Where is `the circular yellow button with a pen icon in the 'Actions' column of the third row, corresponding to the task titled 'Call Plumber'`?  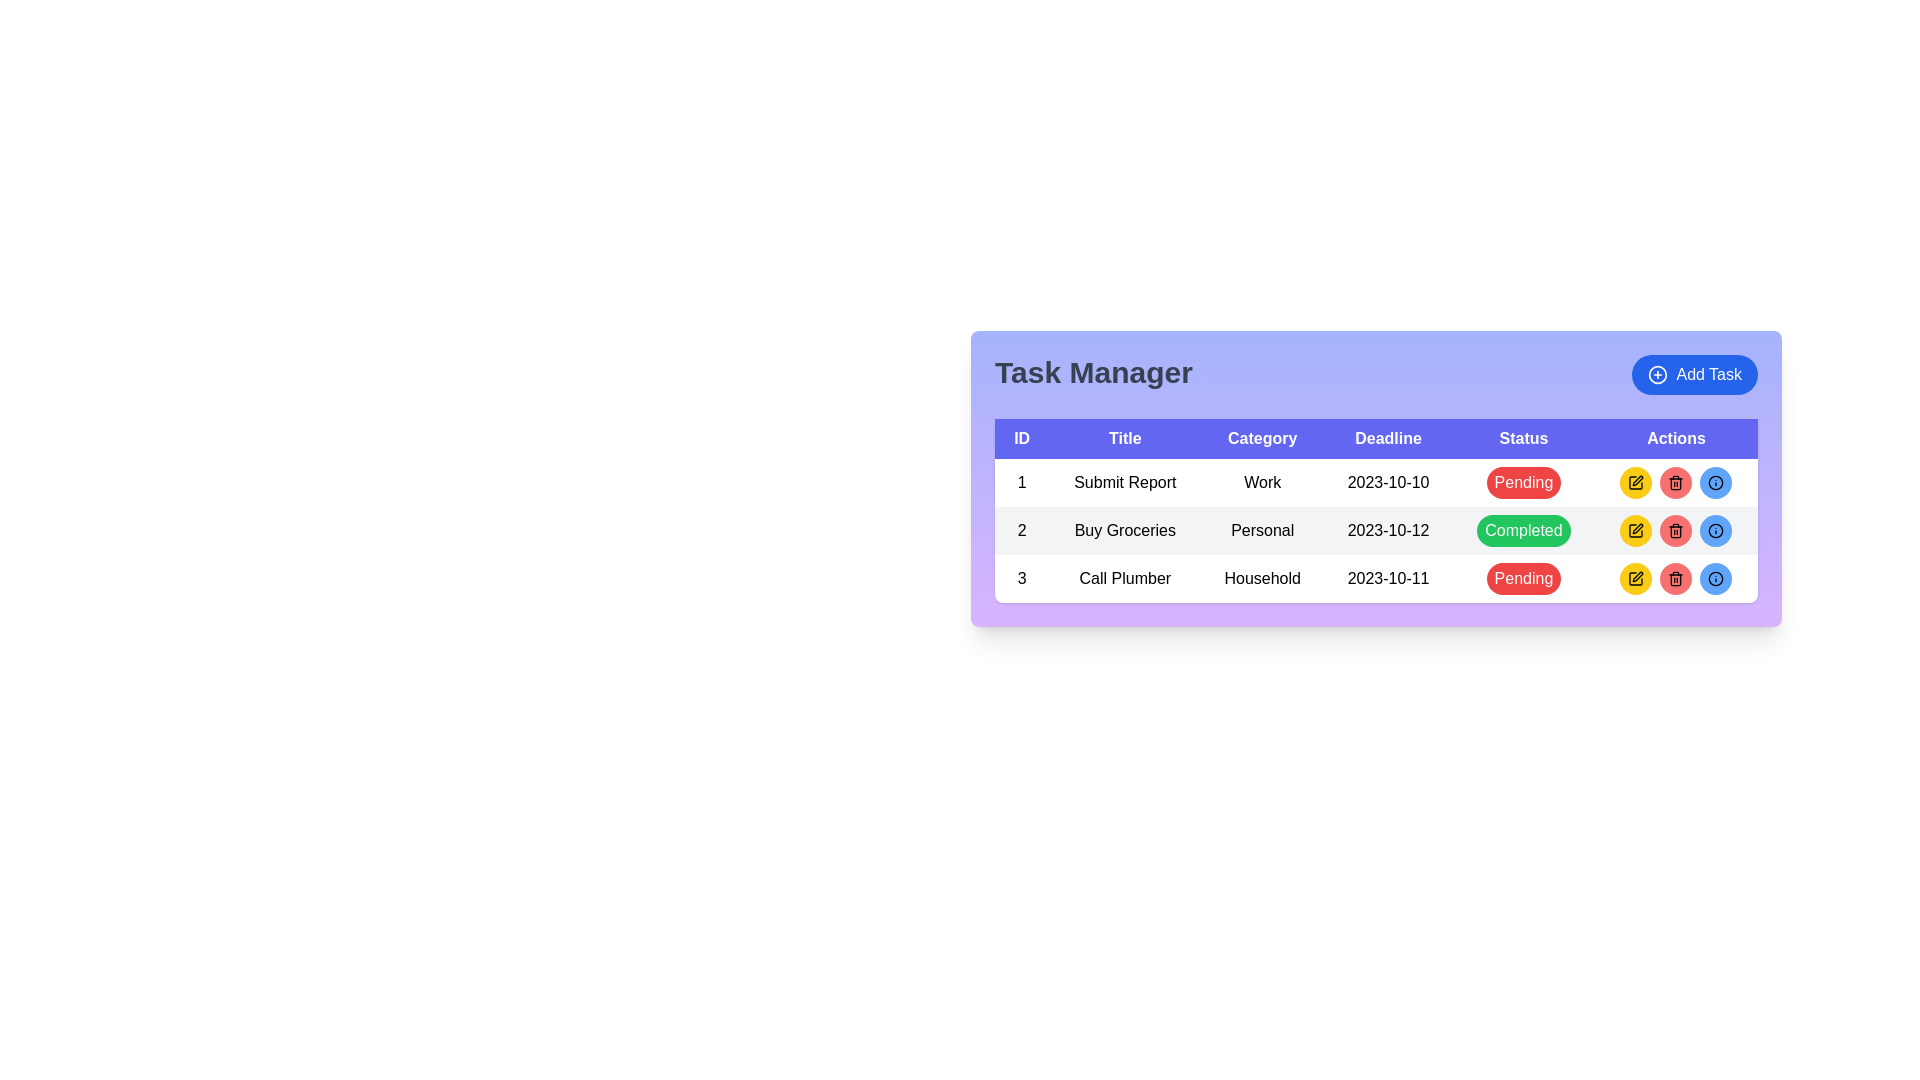 the circular yellow button with a pen icon in the 'Actions' column of the third row, corresponding to the task titled 'Call Plumber' is located at coordinates (1636, 530).